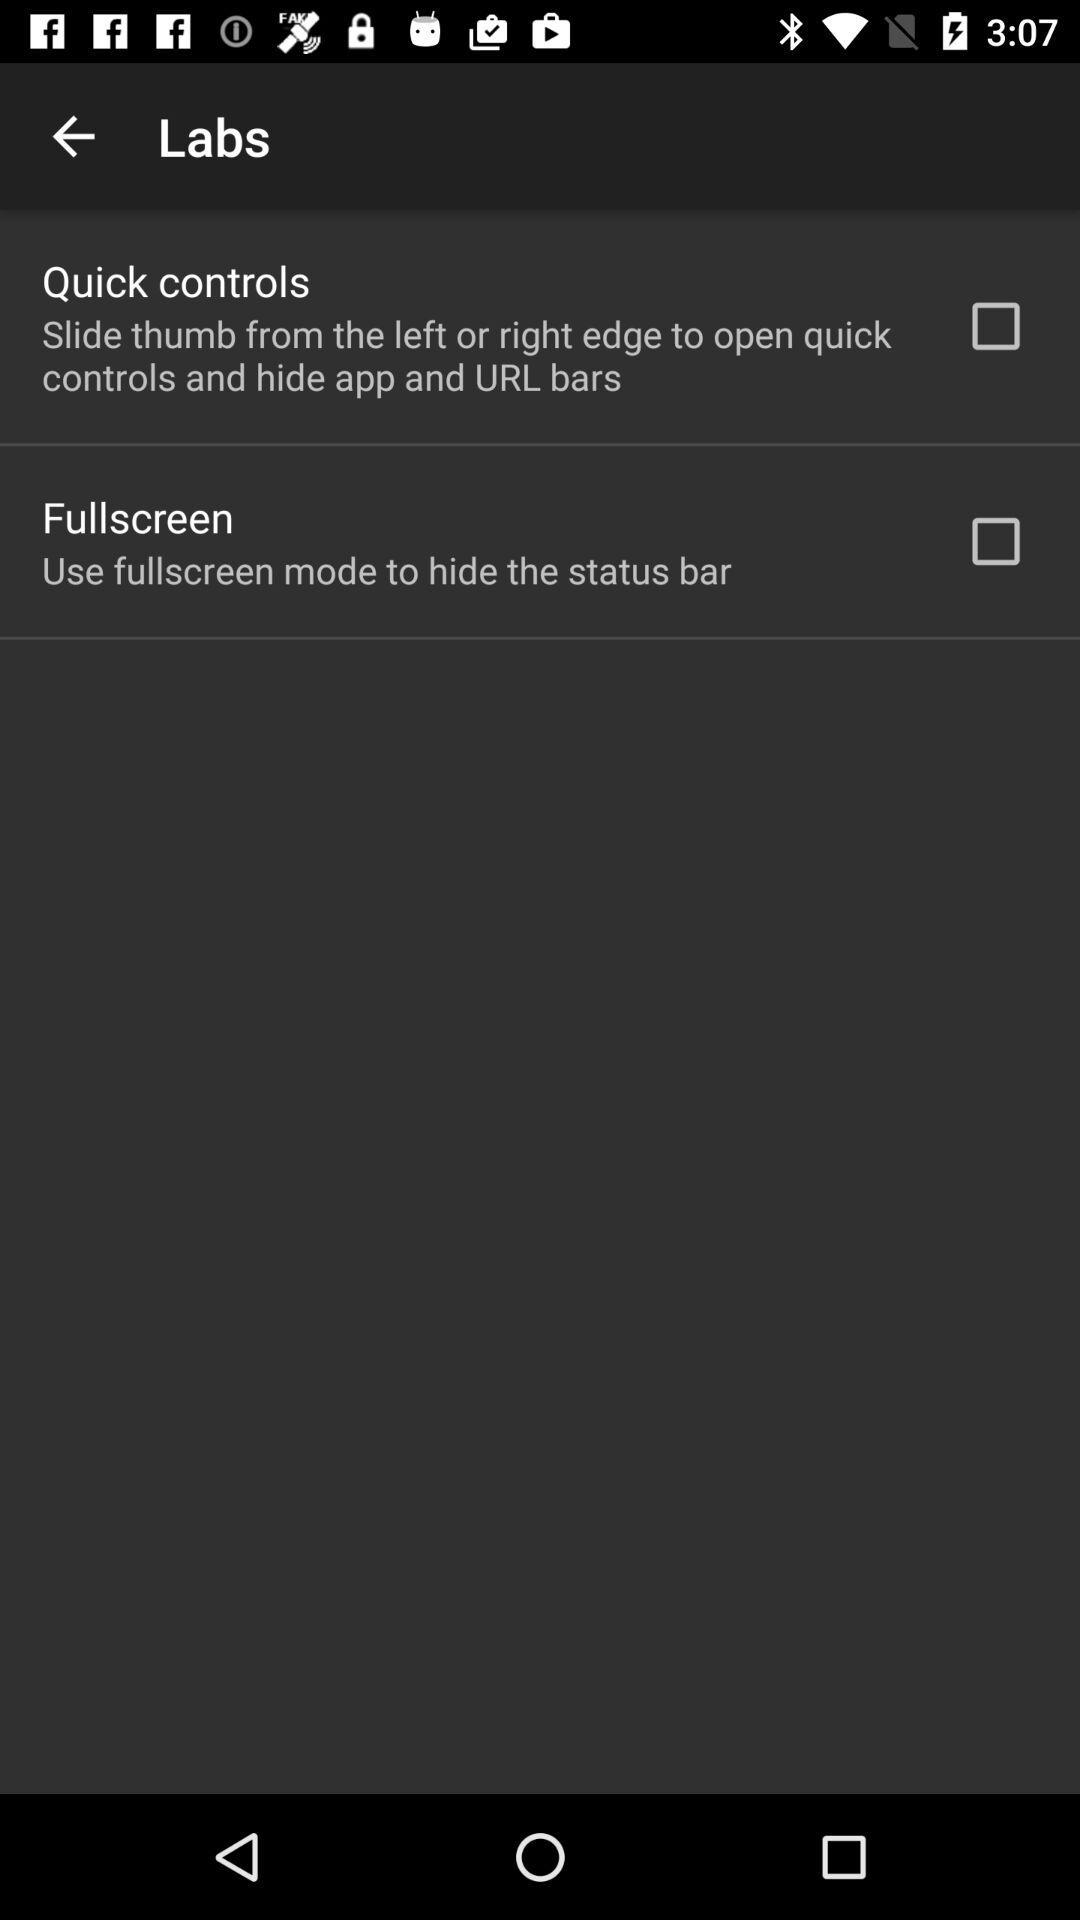 This screenshot has width=1080, height=1920. I want to click on app above the quick controls item, so click(72, 135).